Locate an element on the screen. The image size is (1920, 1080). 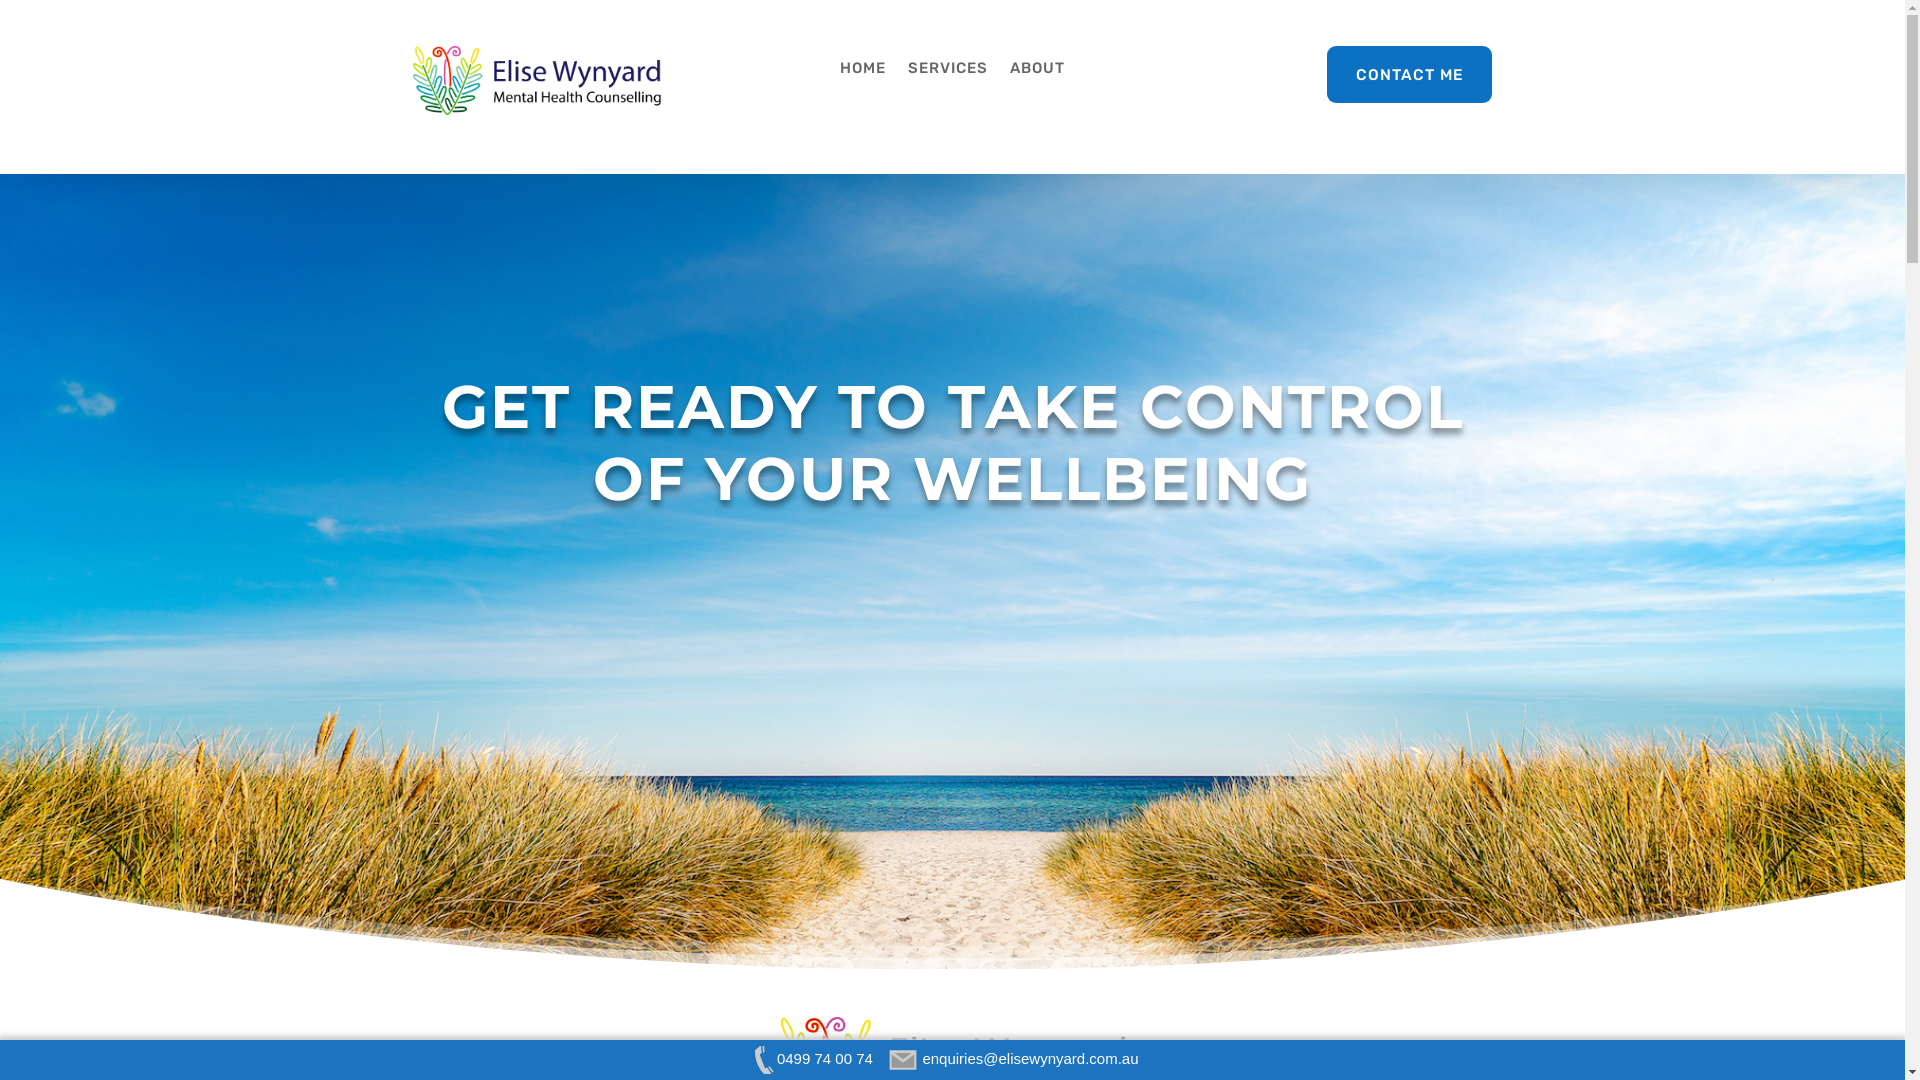
'0499 74 00 74' is located at coordinates (810, 1057).